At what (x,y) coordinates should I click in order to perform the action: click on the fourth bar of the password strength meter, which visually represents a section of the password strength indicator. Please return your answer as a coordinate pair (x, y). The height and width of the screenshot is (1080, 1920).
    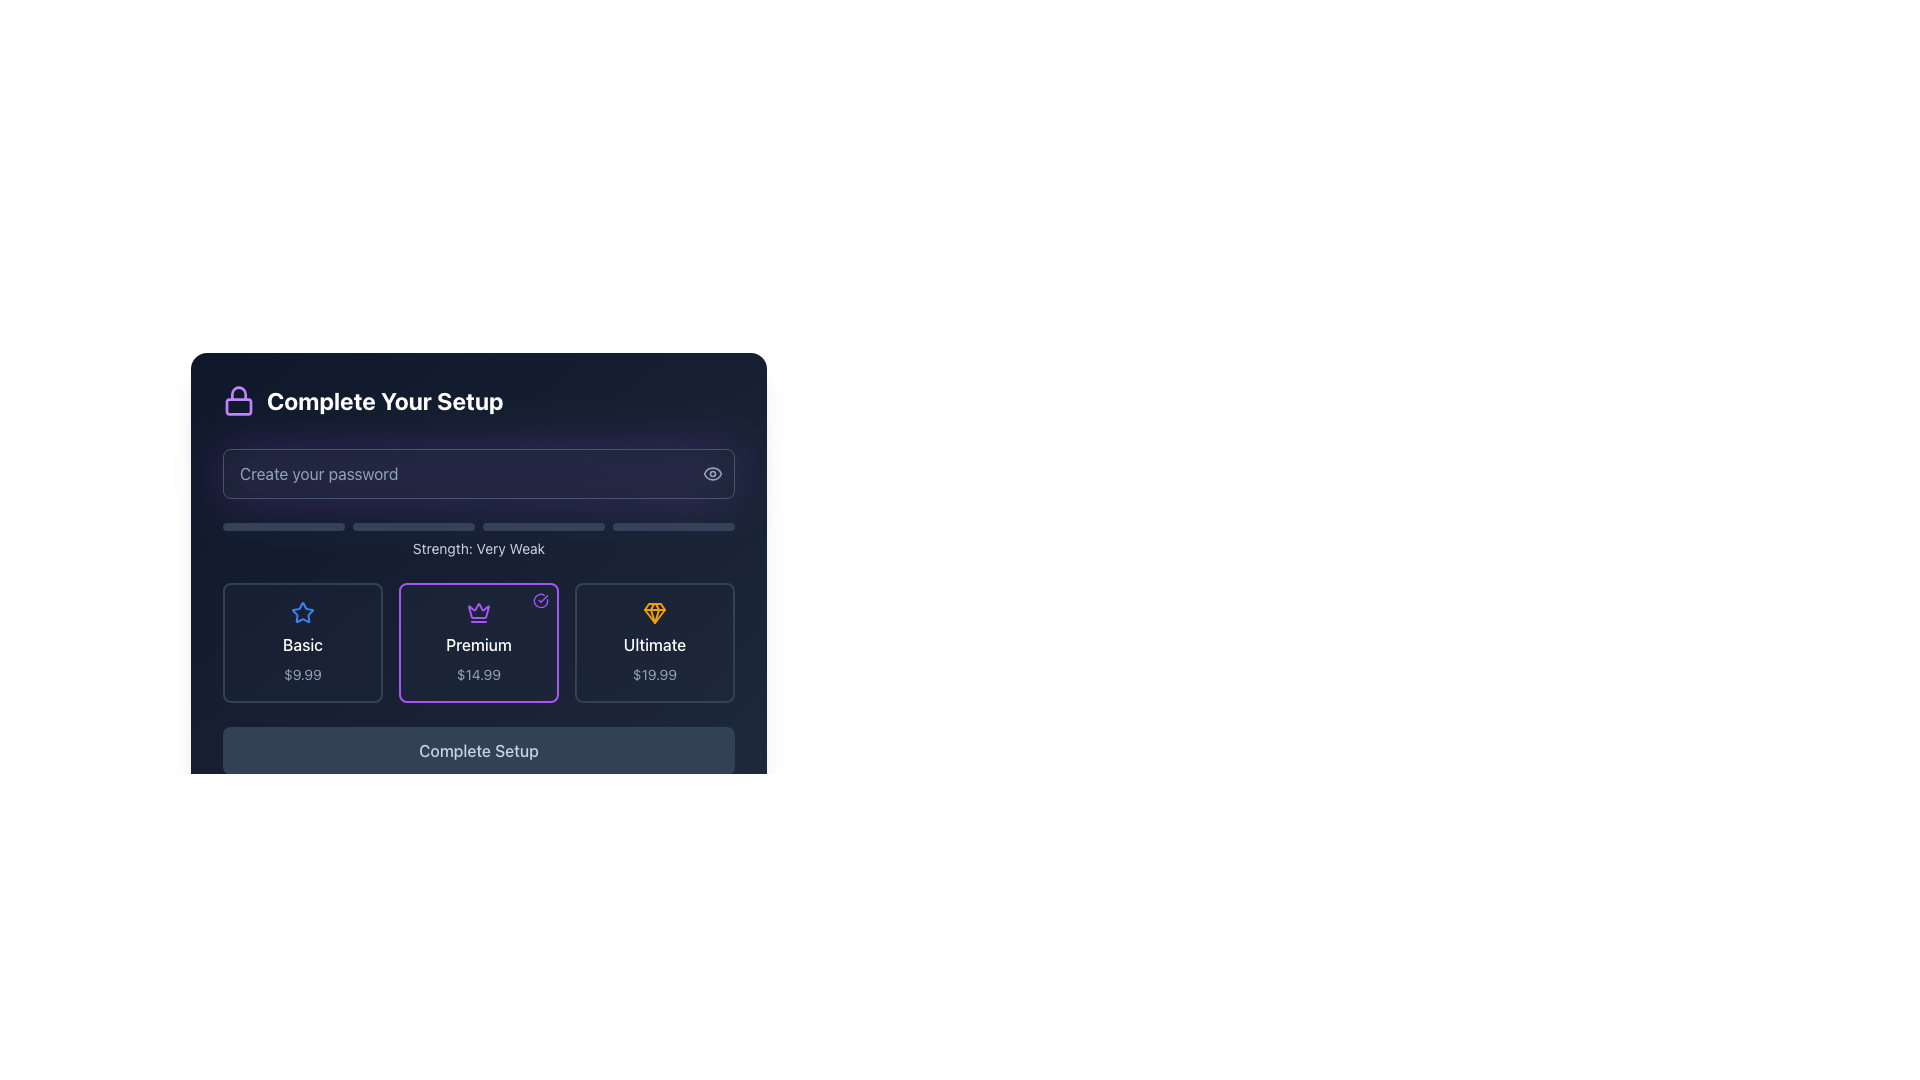
    Looking at the image, I should click on (673, 526).